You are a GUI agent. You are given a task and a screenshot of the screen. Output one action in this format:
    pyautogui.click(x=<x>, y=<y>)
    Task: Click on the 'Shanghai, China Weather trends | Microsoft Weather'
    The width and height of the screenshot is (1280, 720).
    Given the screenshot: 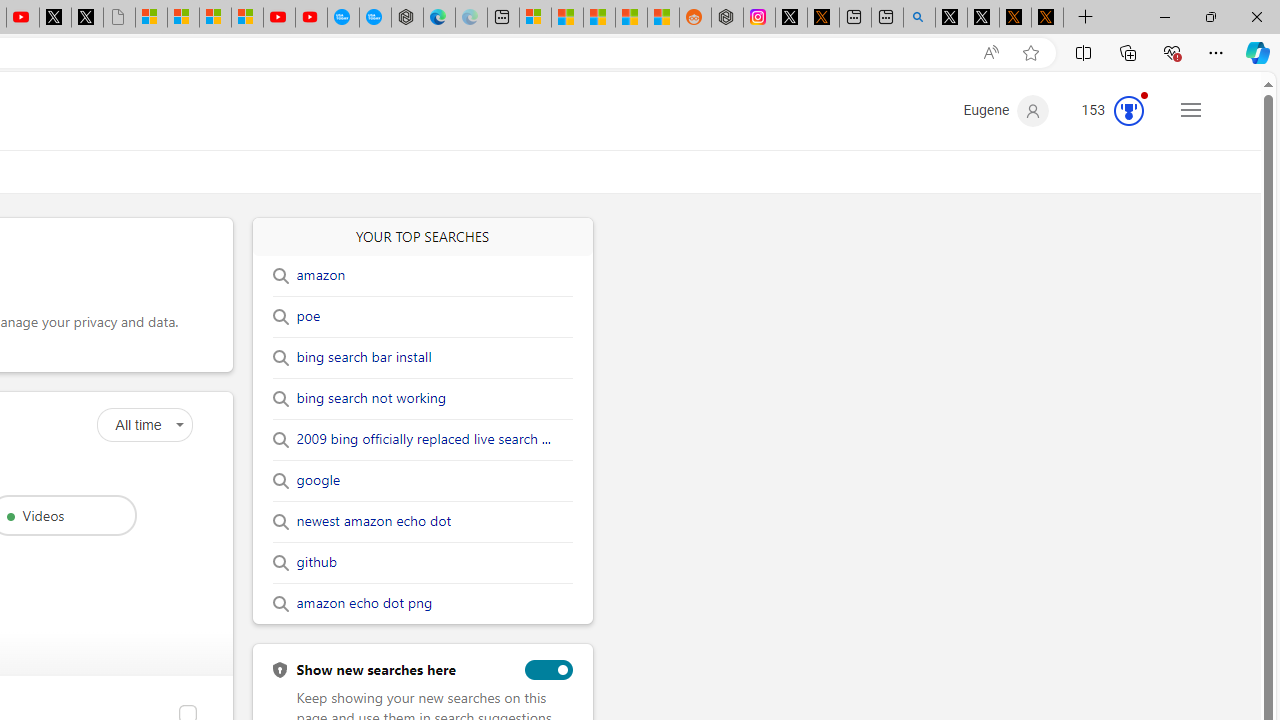 What is the action you would take?
    pyautogui.click(x=663, y=17)
    